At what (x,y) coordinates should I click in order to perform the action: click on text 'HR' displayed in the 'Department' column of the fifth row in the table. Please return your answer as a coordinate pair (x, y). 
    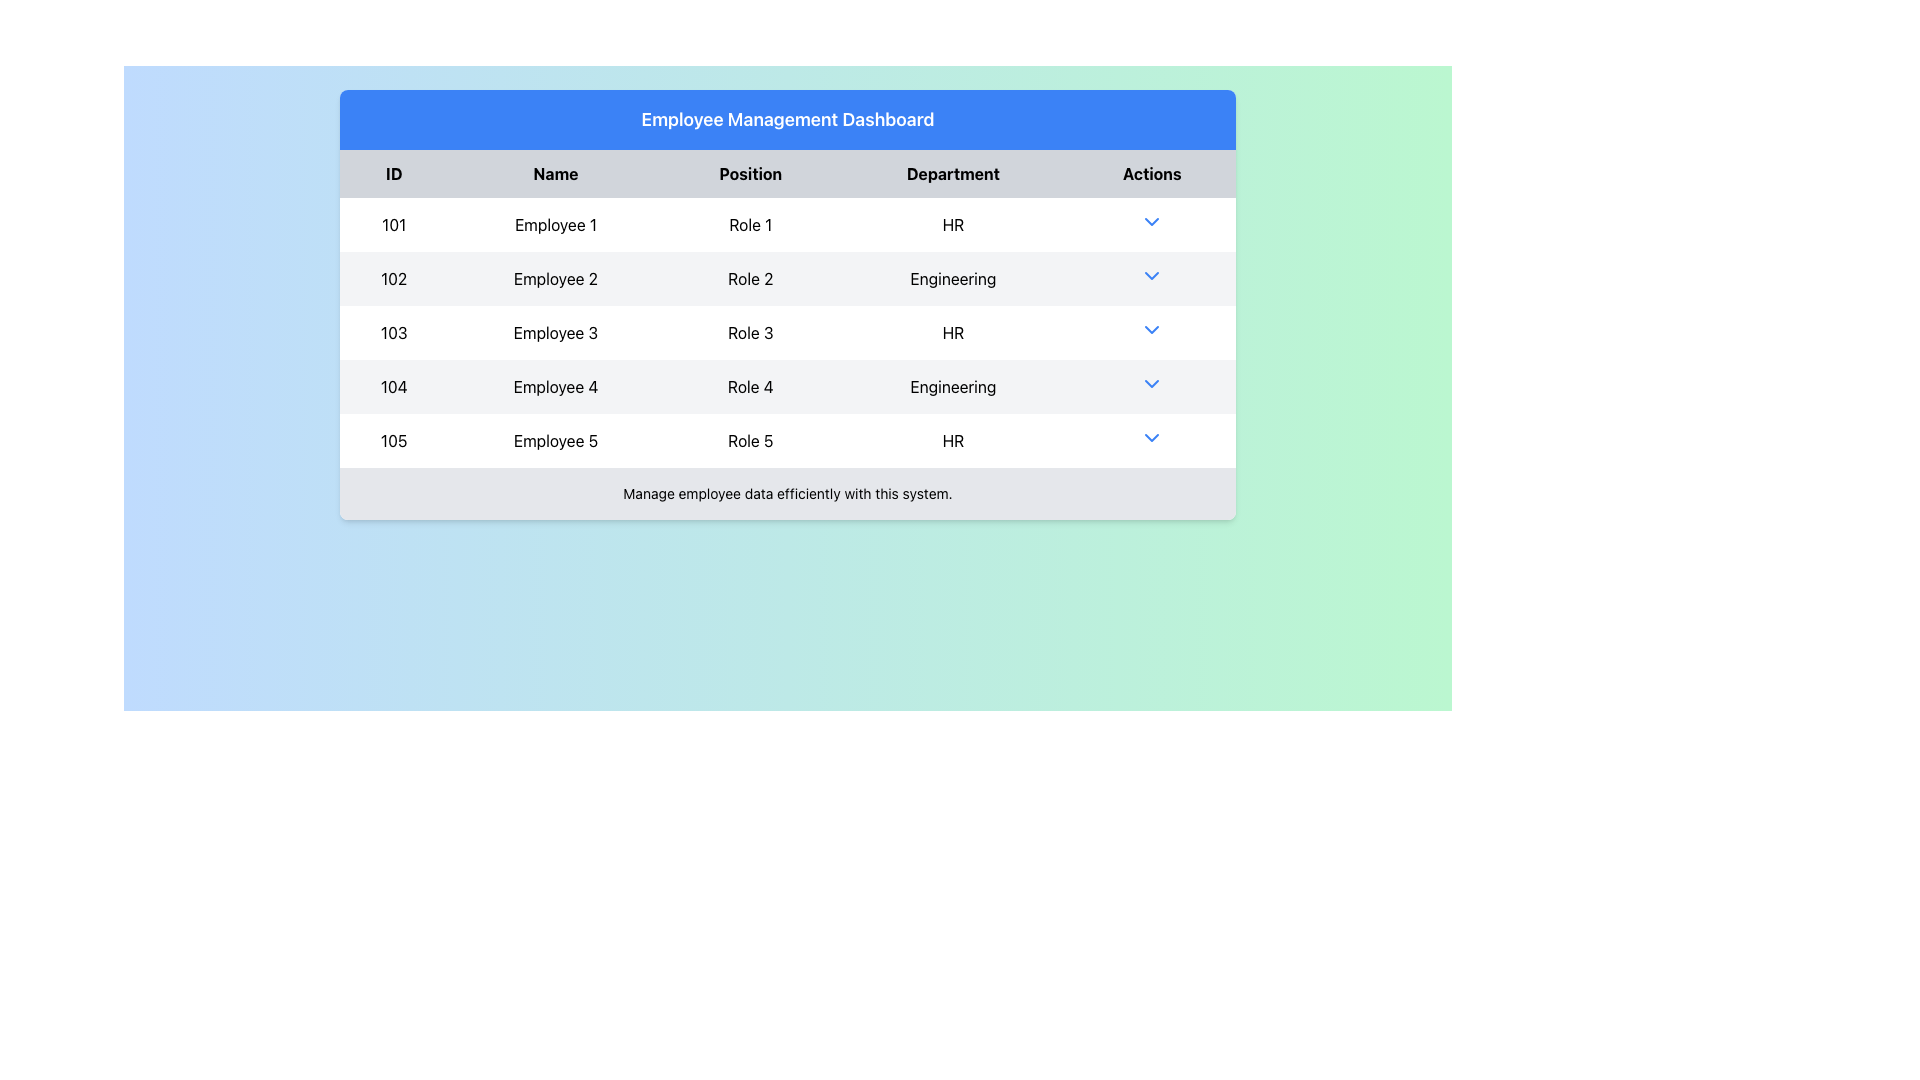
    Looking at the image, I should click on (952, 439).